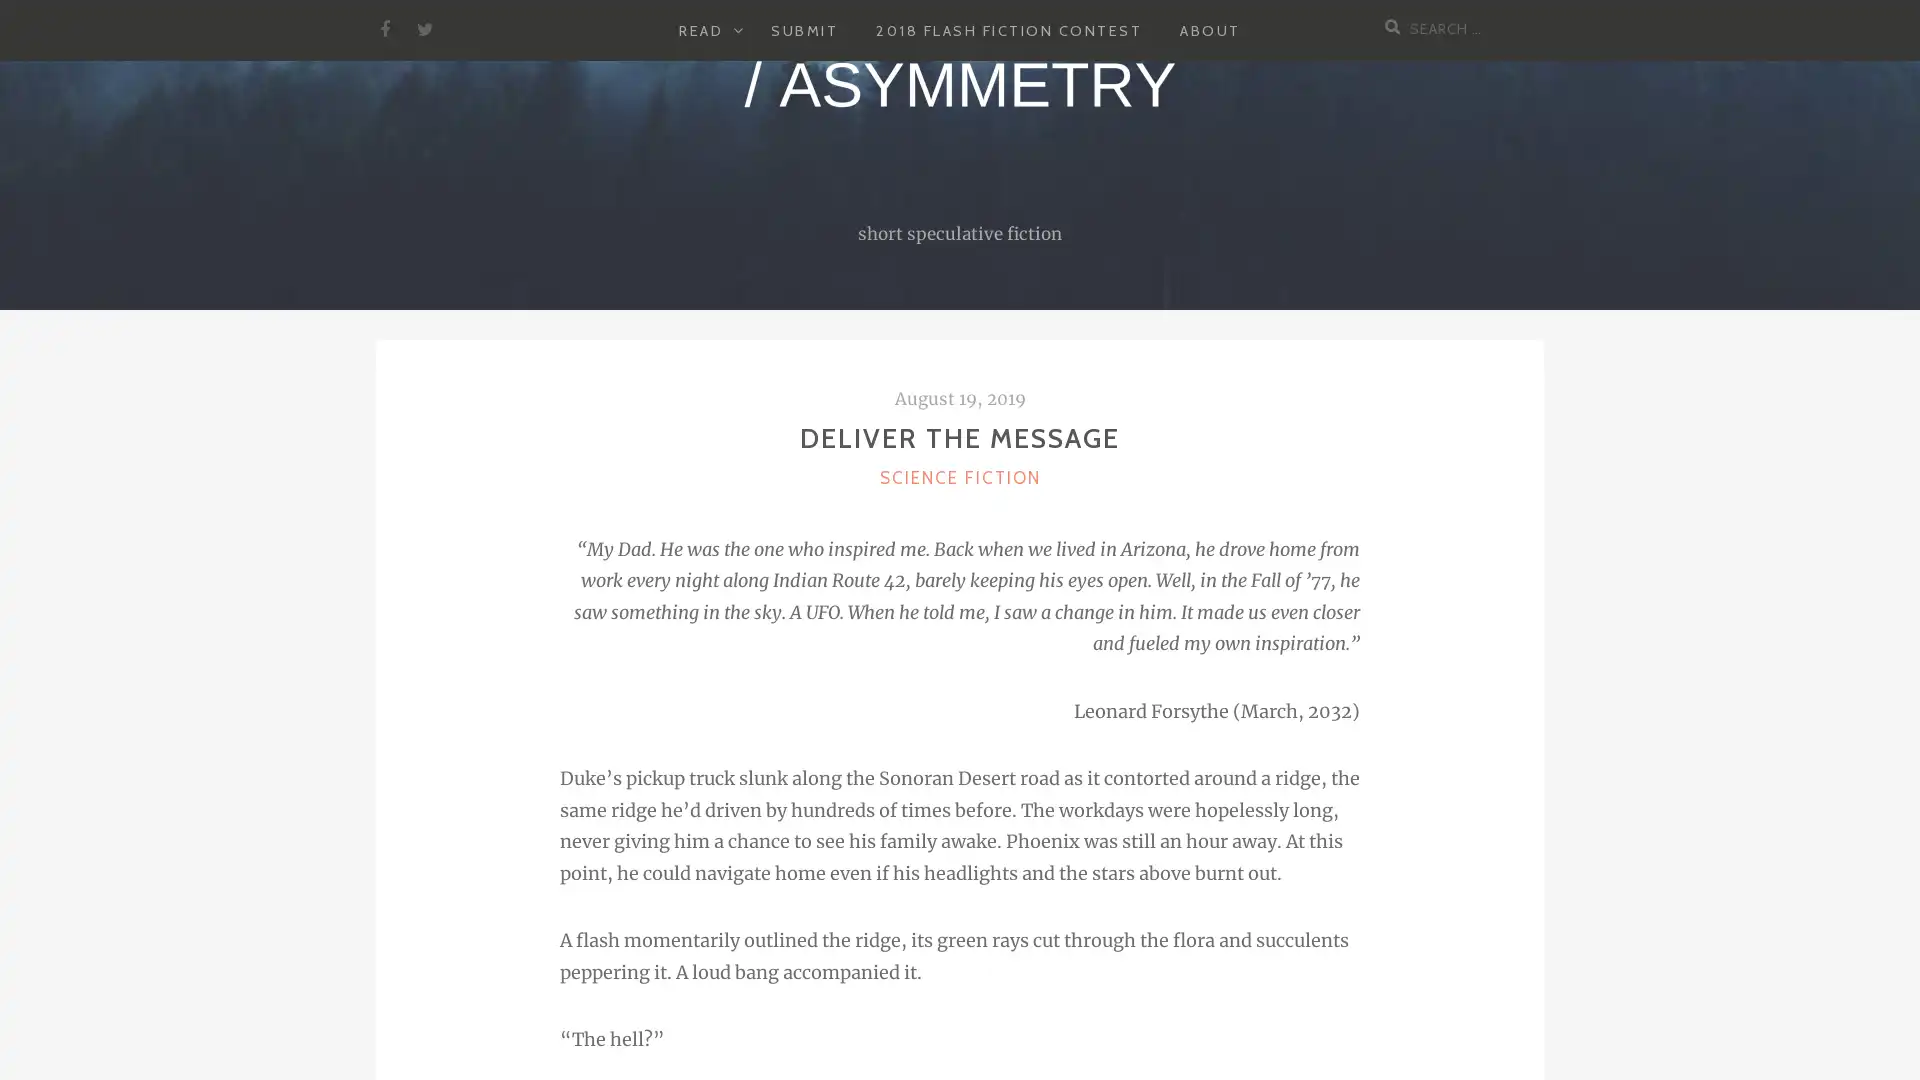 The image size is (1920, 1080). What do you see at coordinates (1394, 26) in the screenshot?
I see `Search` at bounding box center [1394, 26].